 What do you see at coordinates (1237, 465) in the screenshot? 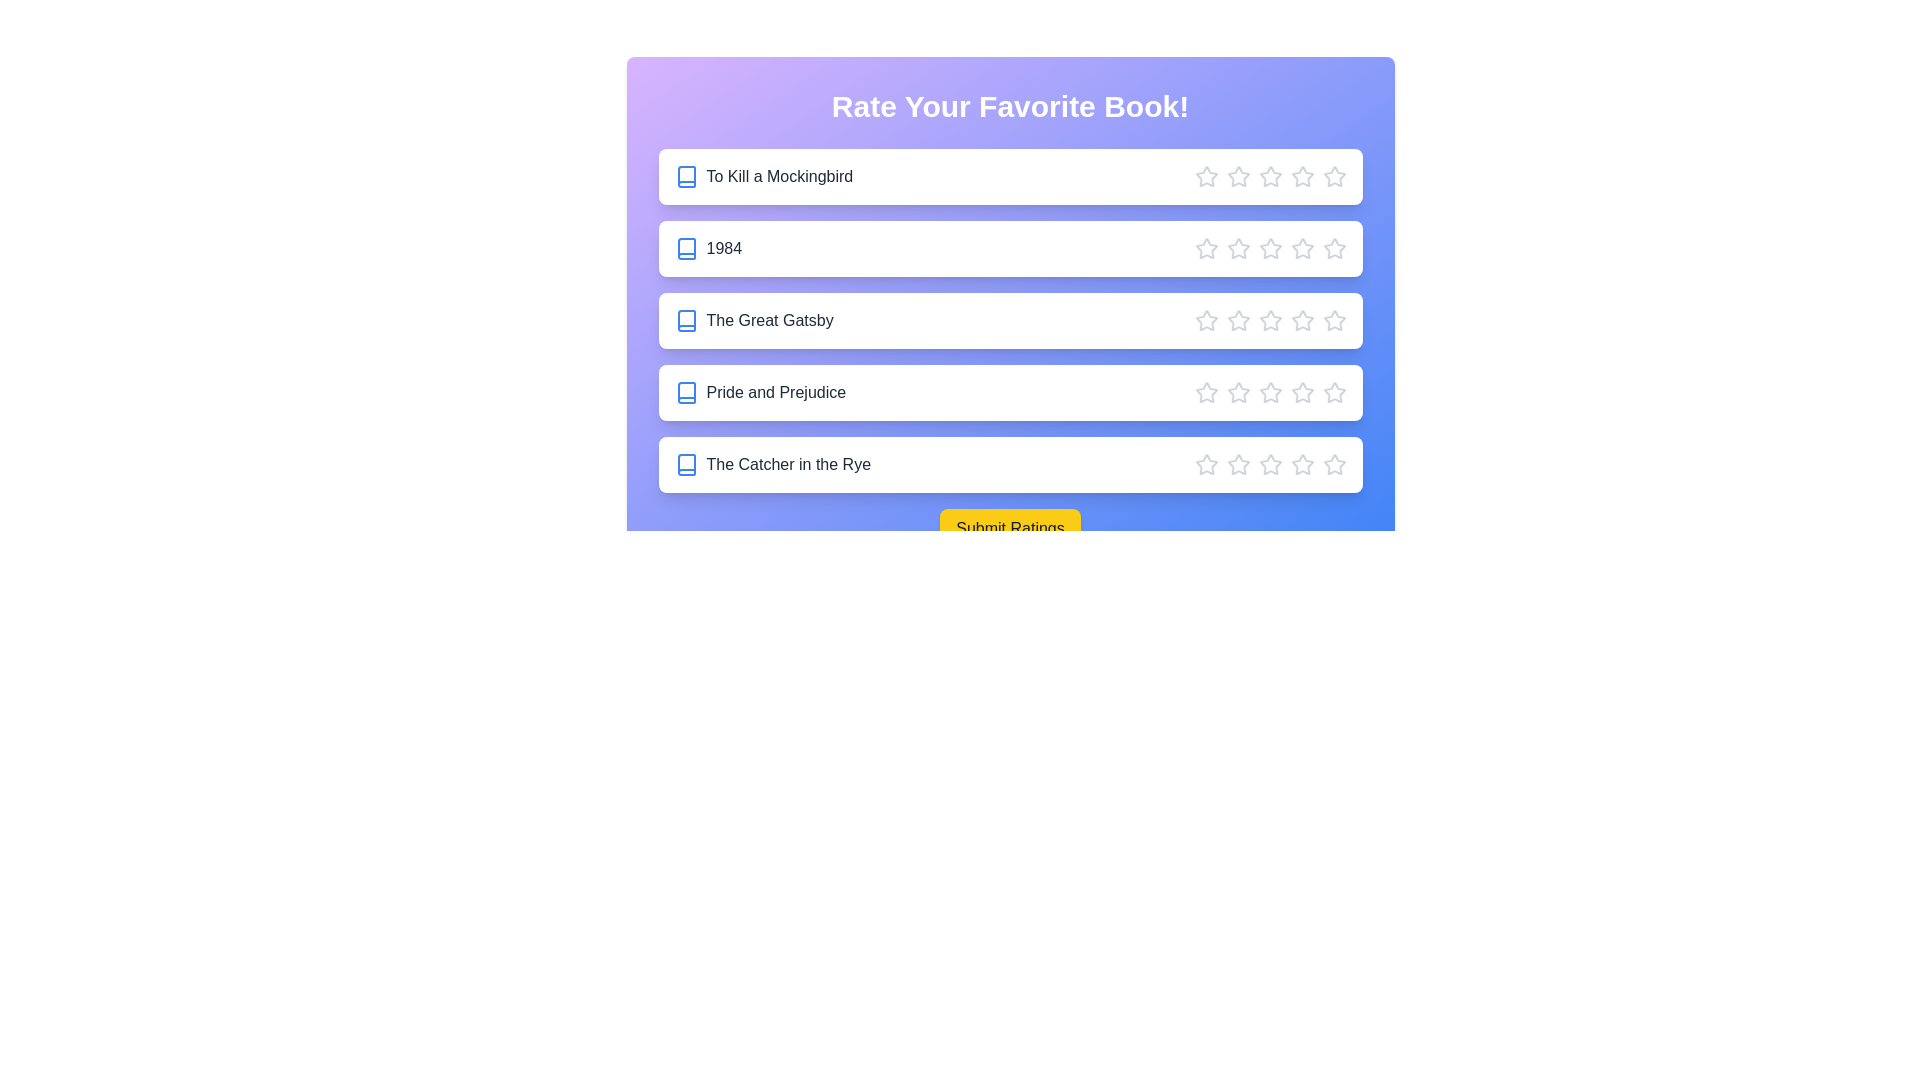
I see `the star corresponding to 2 stars for the book The Catcher in the Rye` at bounding box center [1237, 465].